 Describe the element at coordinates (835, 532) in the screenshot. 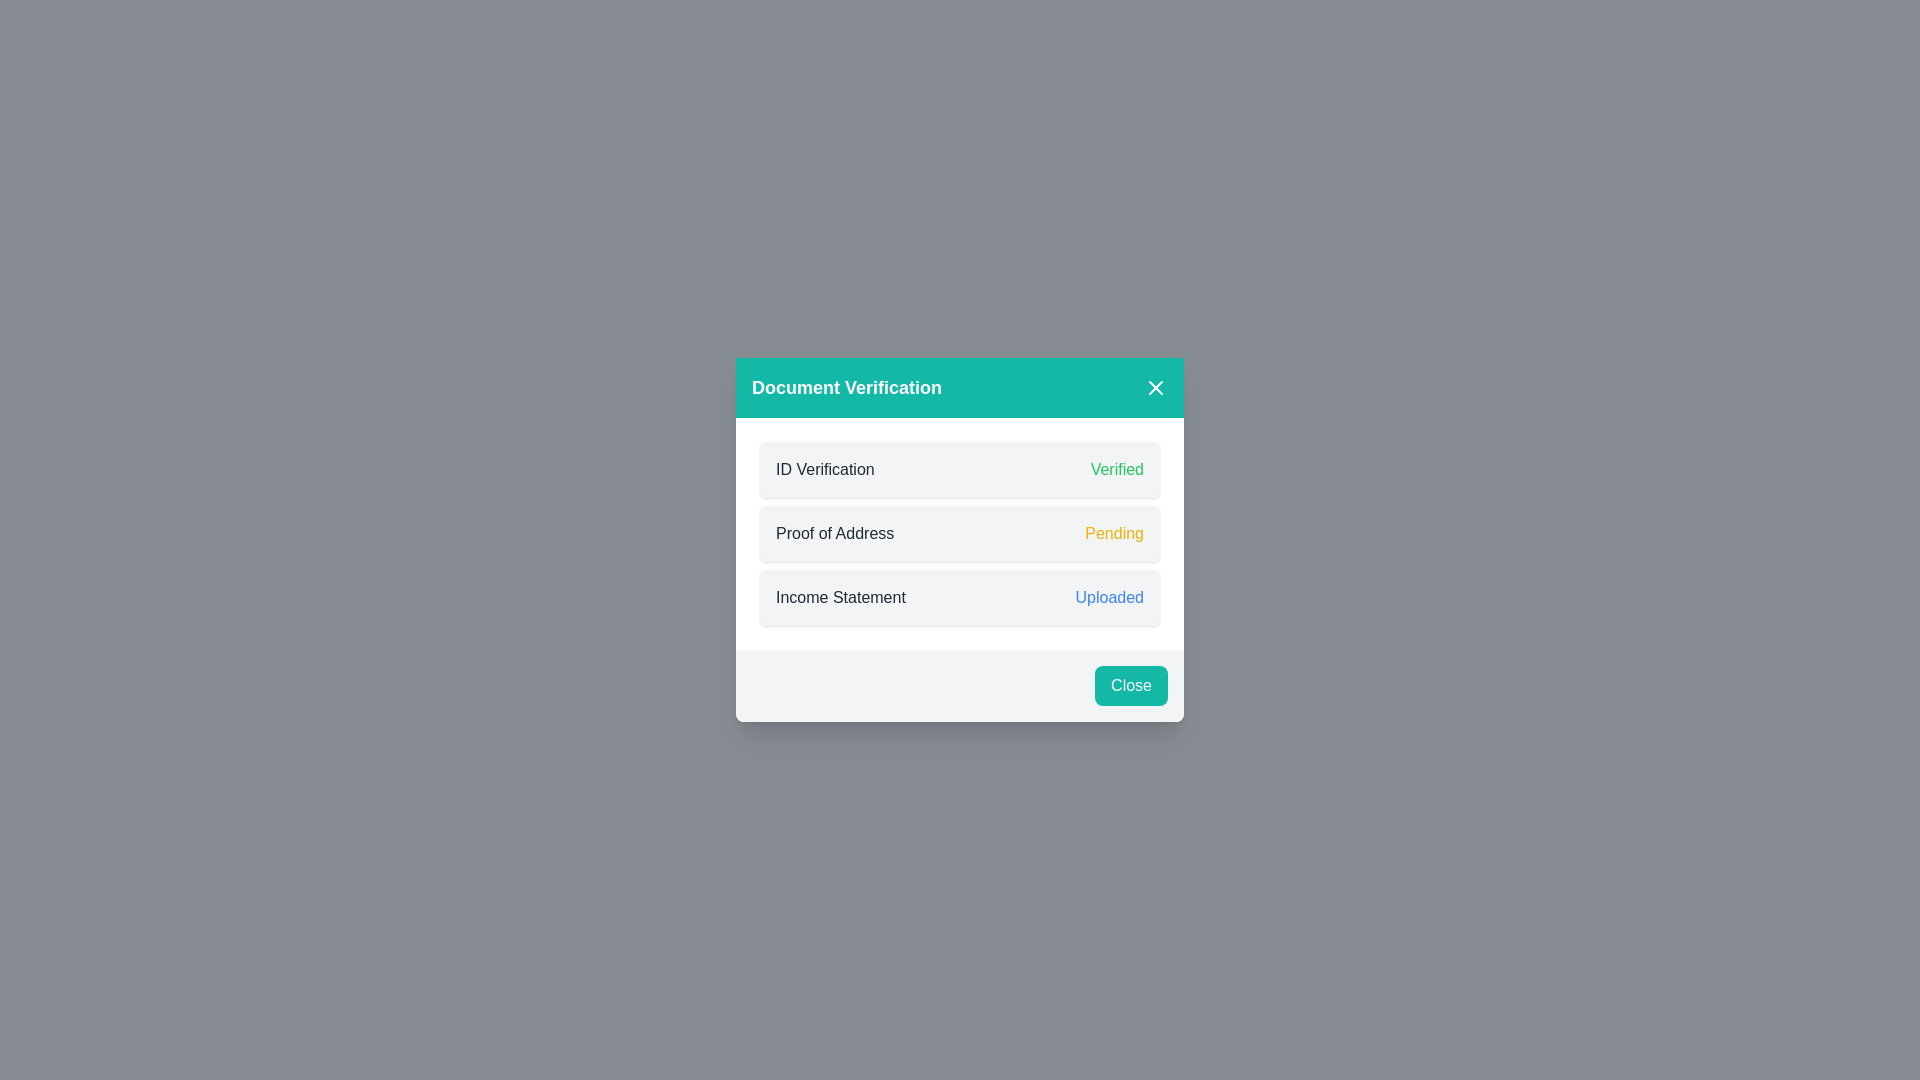

I see `static text label indicating 'Proof of Address' located in the second row of the 'Document Verification' modal window, next to the 'Pending' status label` at that location.